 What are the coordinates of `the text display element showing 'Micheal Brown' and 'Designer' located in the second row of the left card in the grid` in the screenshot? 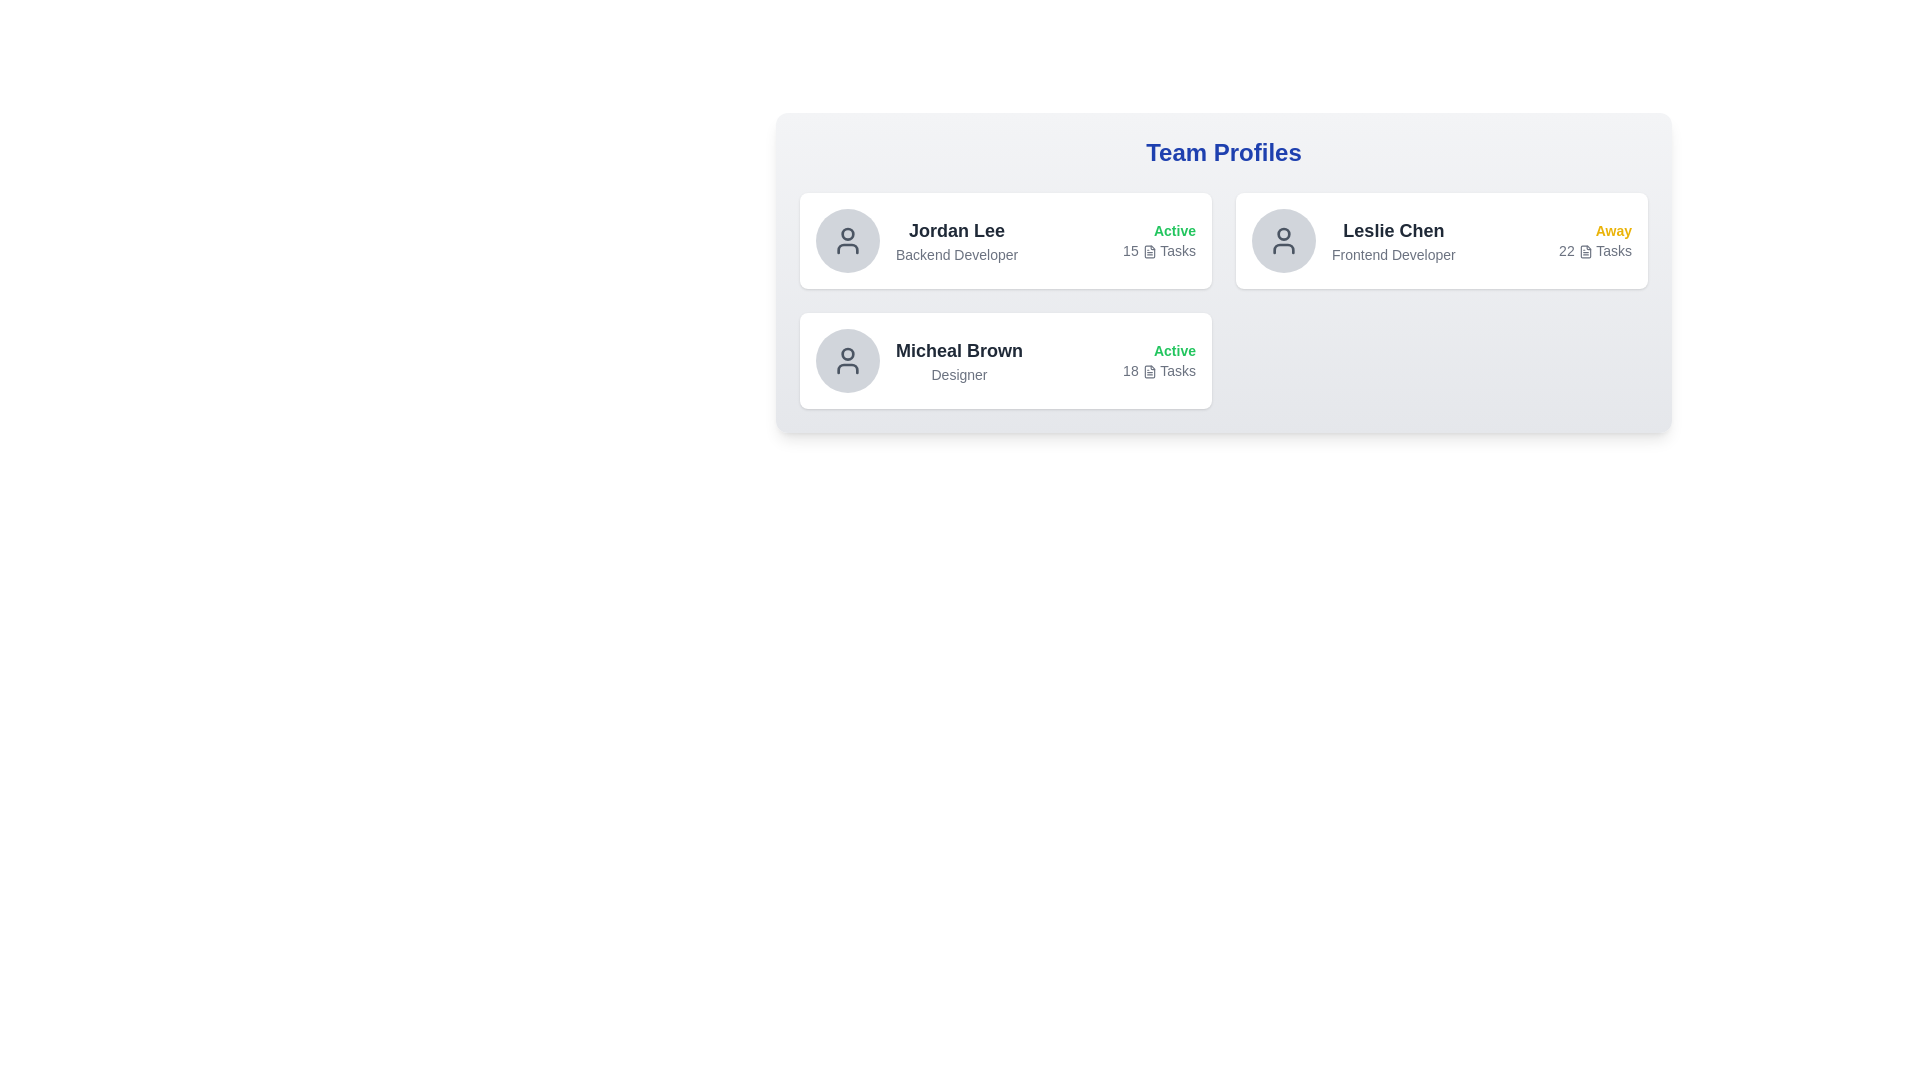 It's located at (958, 361).